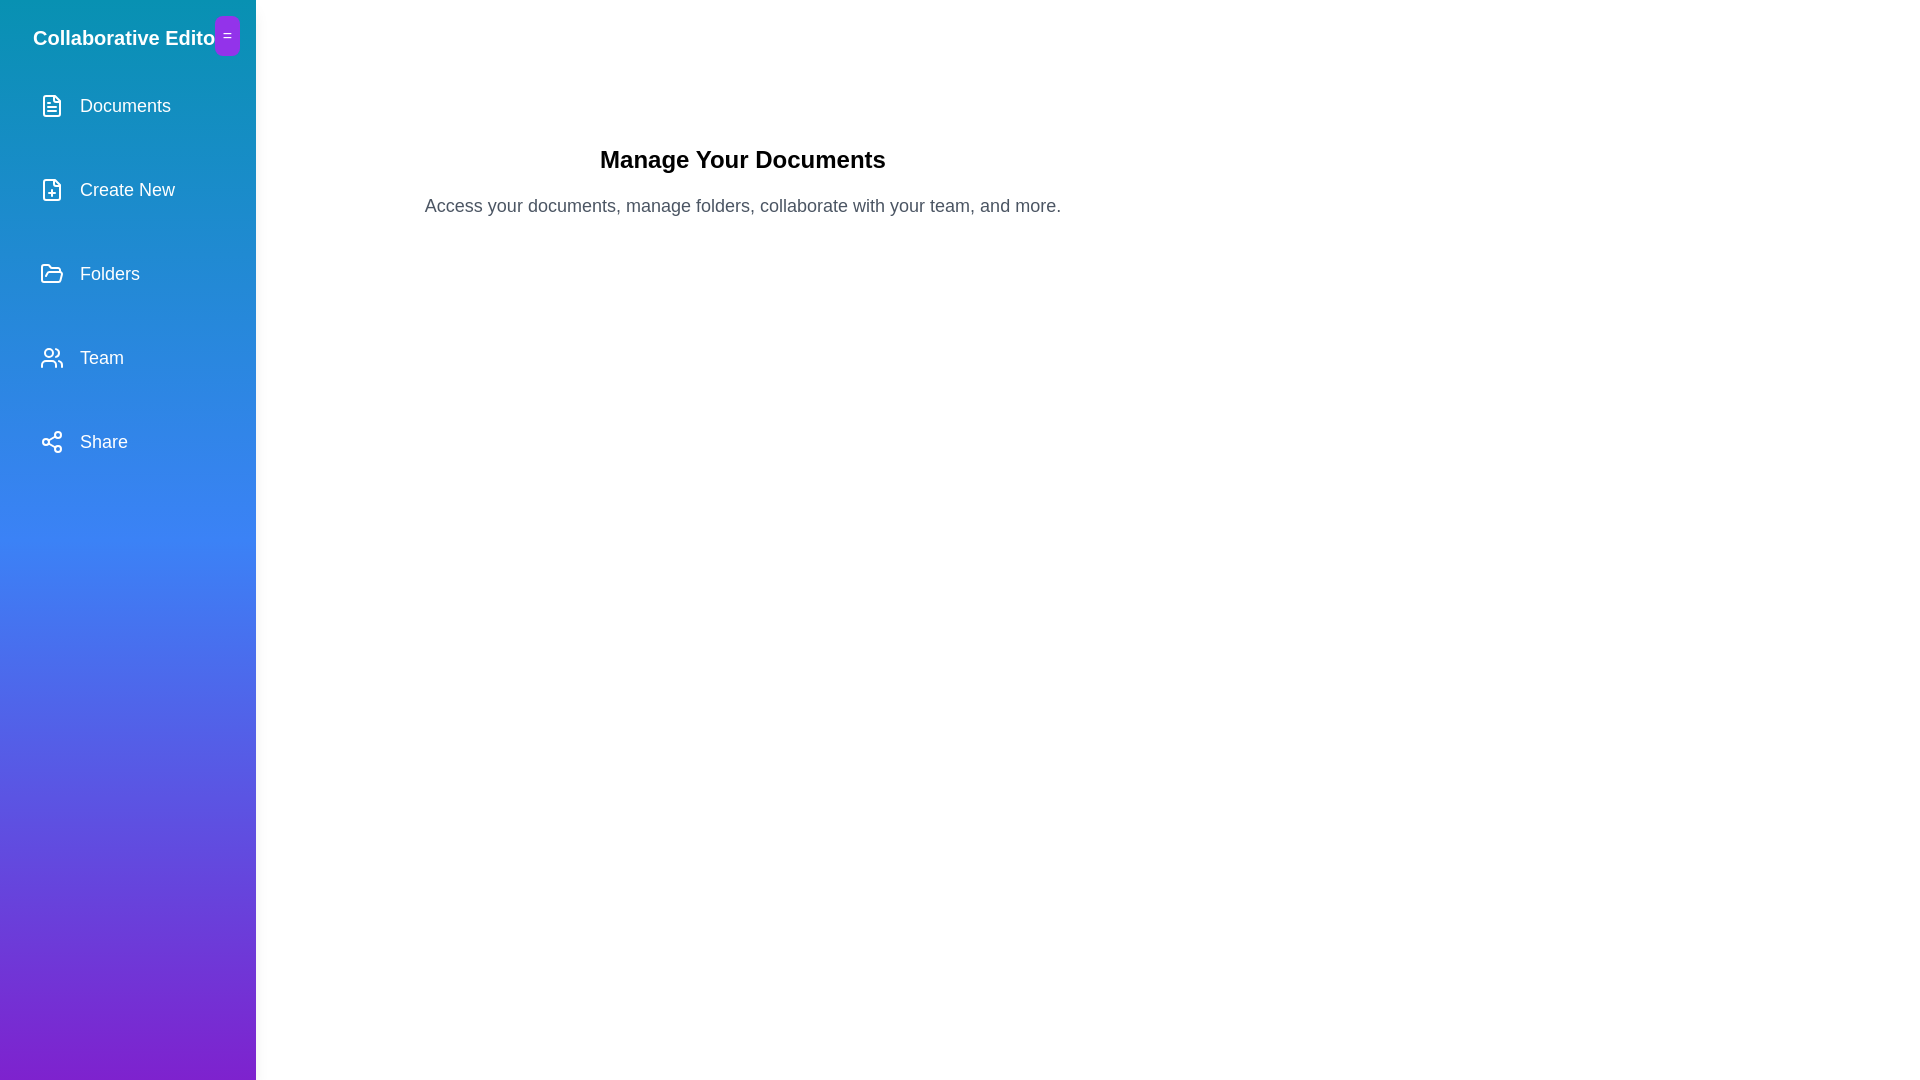 Image resolution: width=1920 pixels, height=1080 pixels. I want to click on the main content area to focus or activate it, so click(742, 651).